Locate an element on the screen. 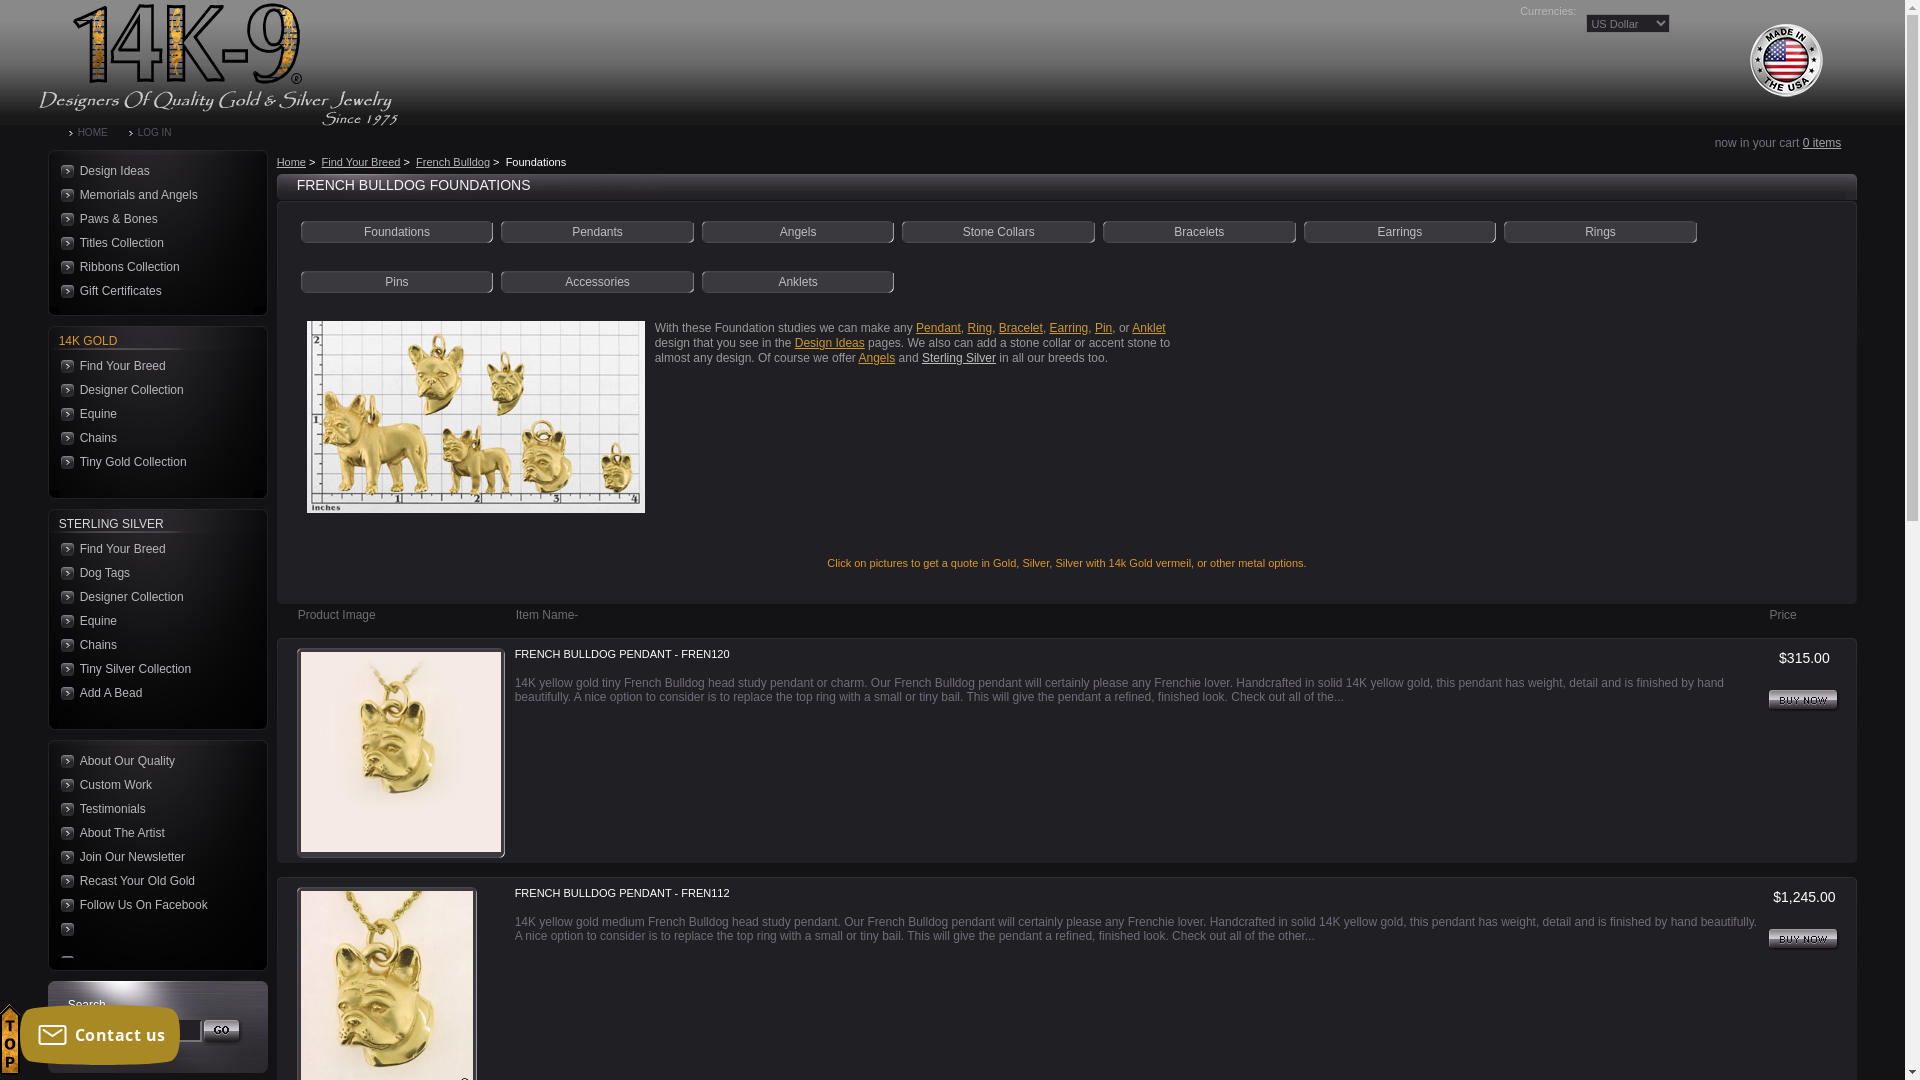 This screenshot has width=1920, height=1080. 'FRENCH BULLDOG PENDANT - FREN112' is located at coordinates (621, 893).